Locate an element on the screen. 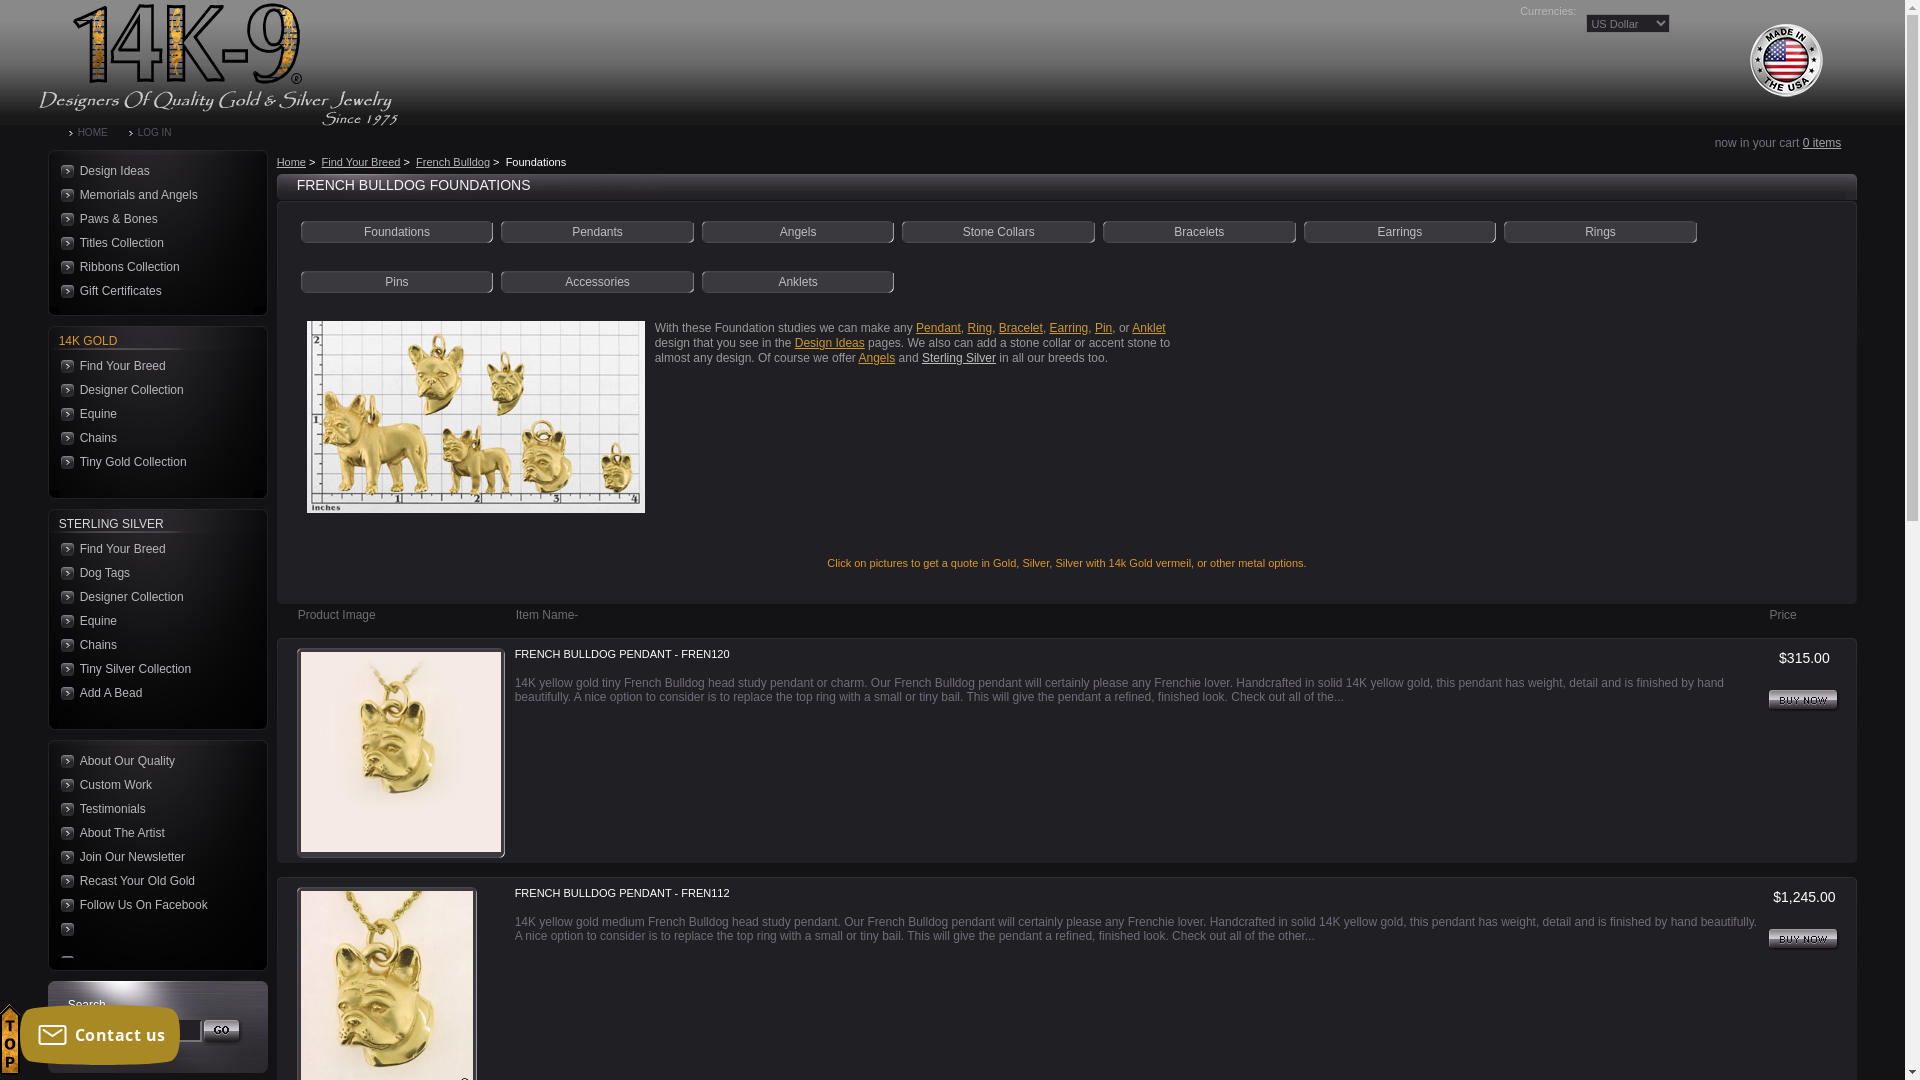 This screenshot has width=1920, height=1080. 'FRENCH BULLDOG PENDANT - FREN112' is located at coordinates (621, 893).